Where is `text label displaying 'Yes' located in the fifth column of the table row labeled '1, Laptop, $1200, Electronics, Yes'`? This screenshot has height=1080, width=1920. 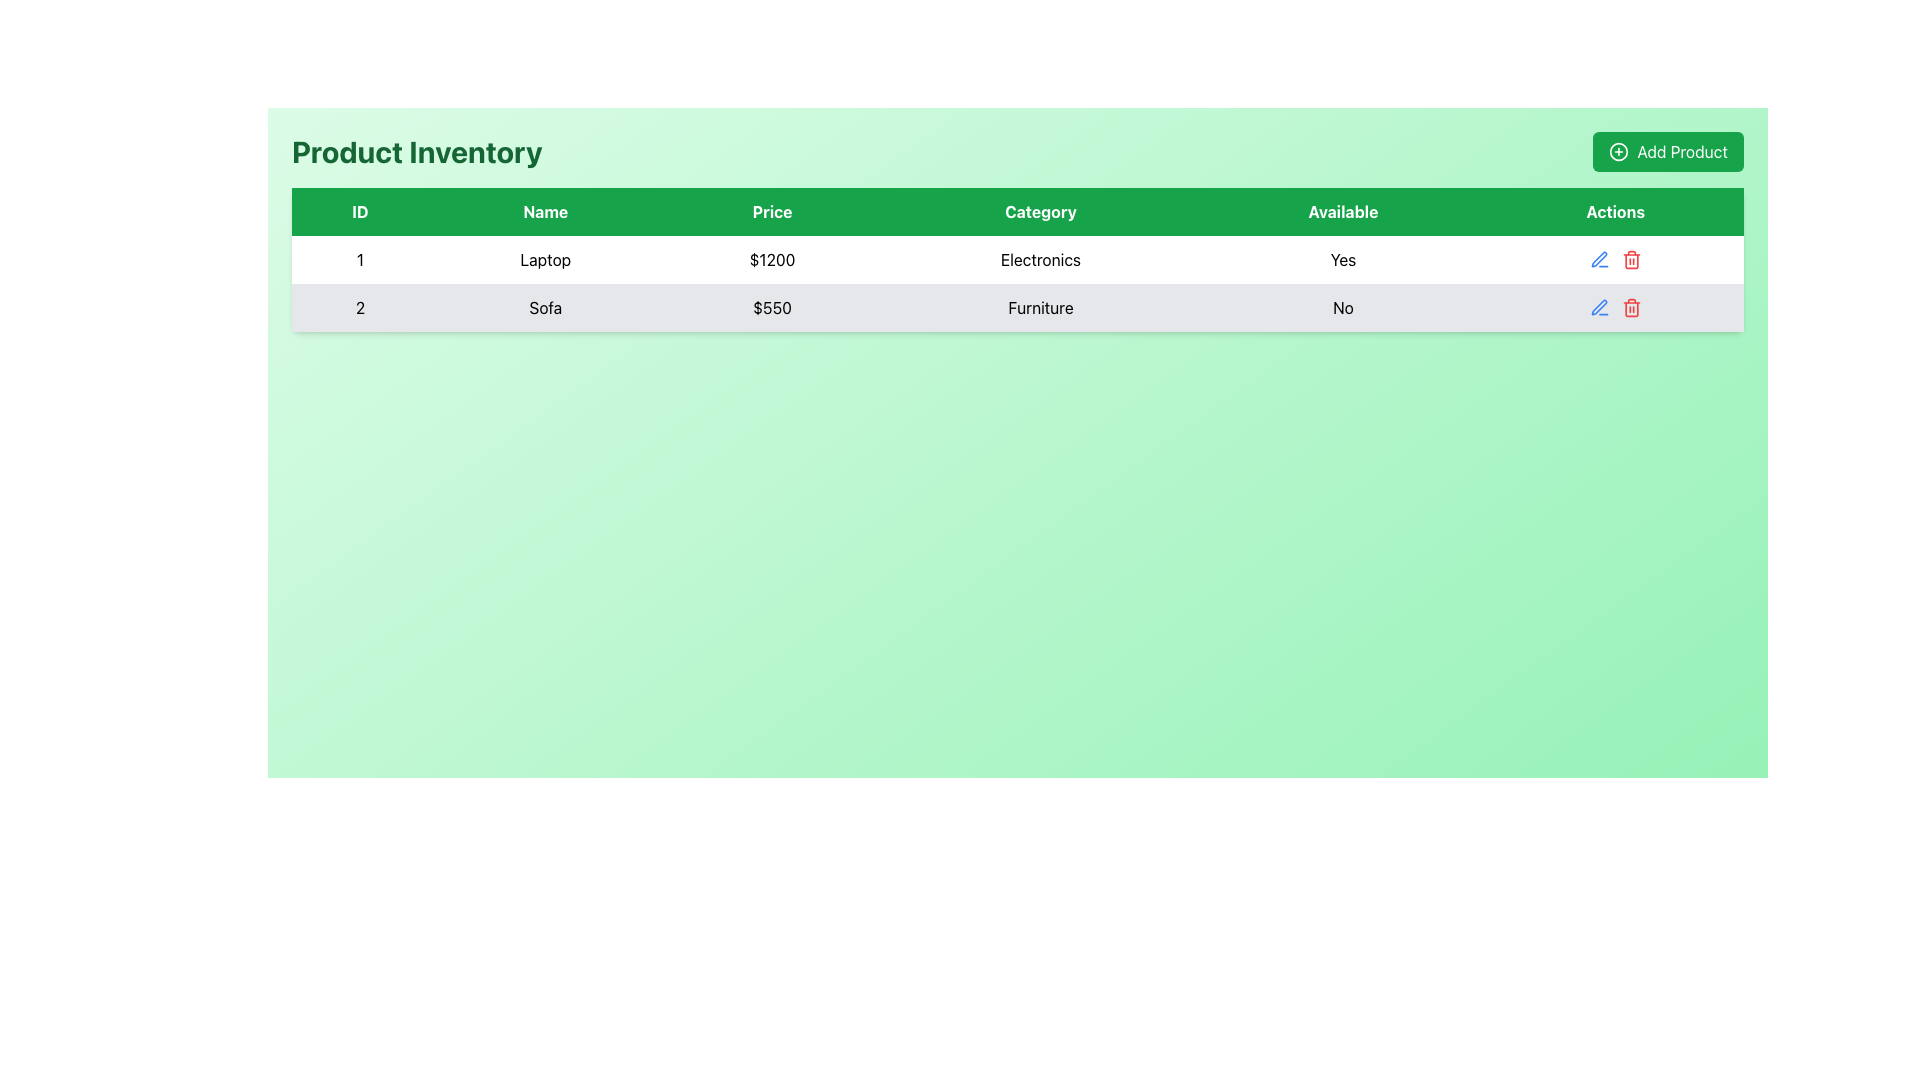
text label displaying 'Yes' located in the fifth column of the table row labeled '1, Laptop, $1200, Electronics, Yes' is located at coordinates (1343, 258).